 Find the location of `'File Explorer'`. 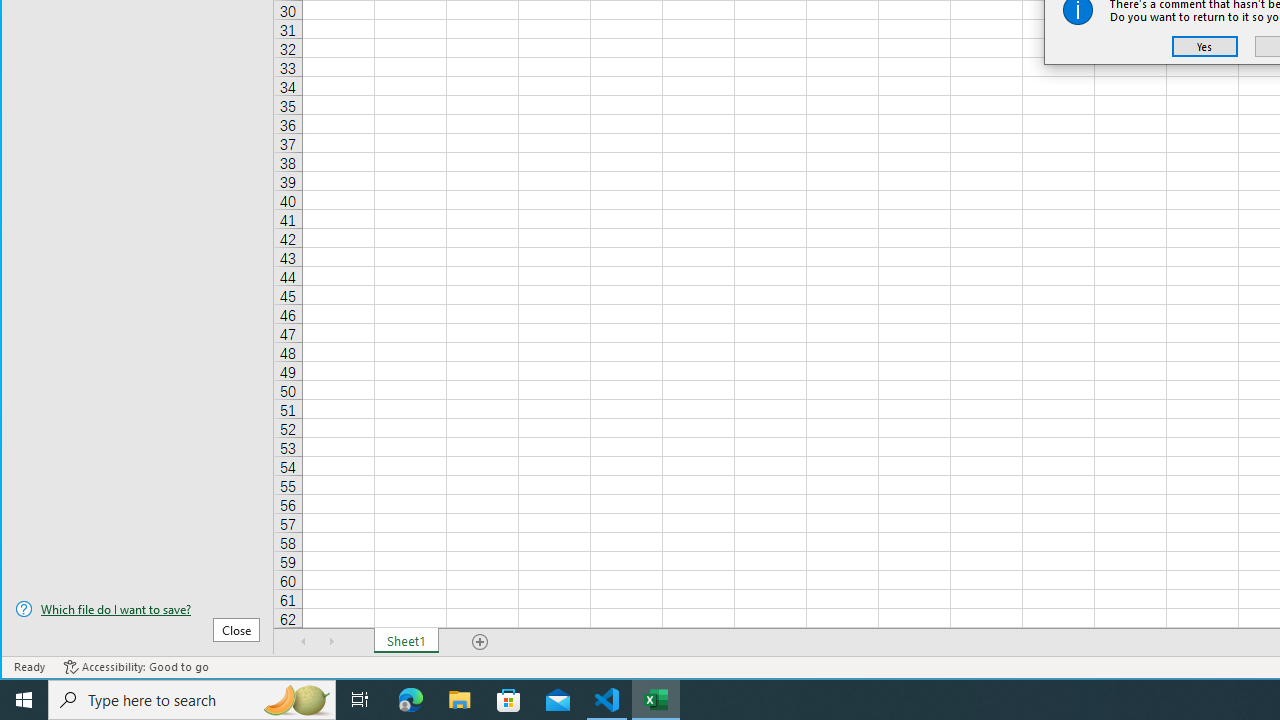

'File Explorer' is located at coordinates (459, 698).